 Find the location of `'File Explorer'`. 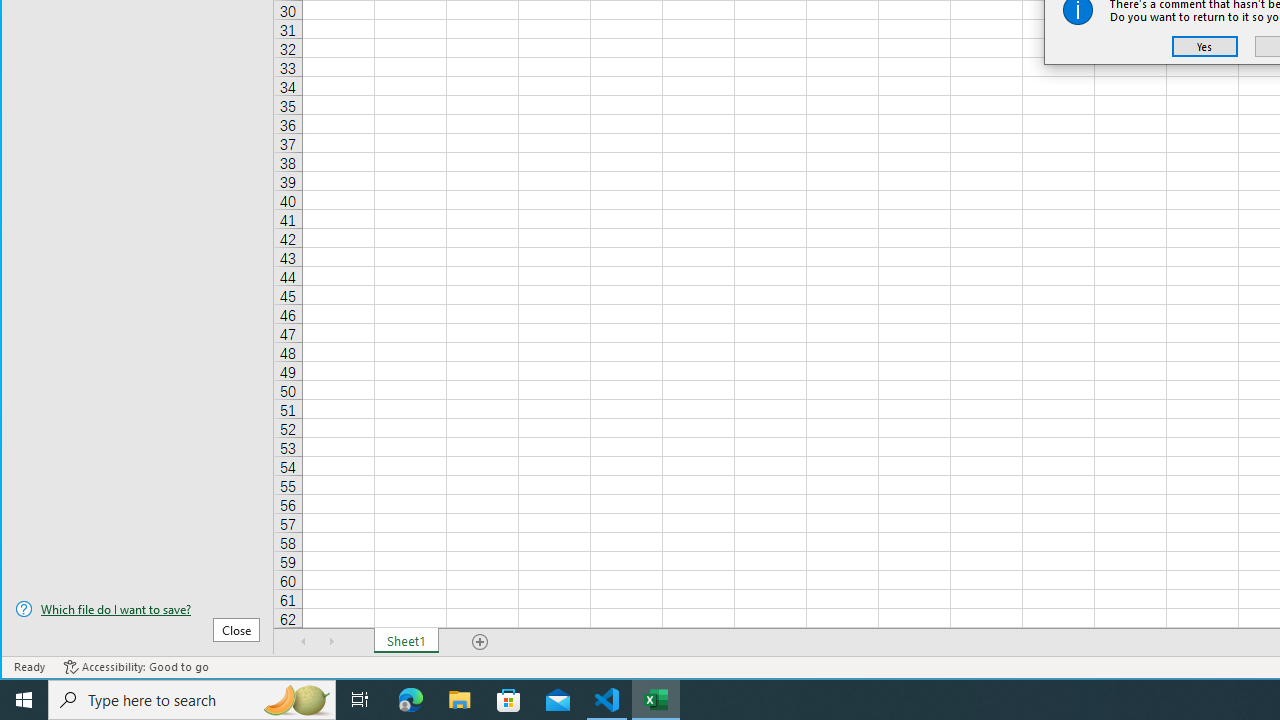

'File Explorer' is located at coordinates (459, 698).